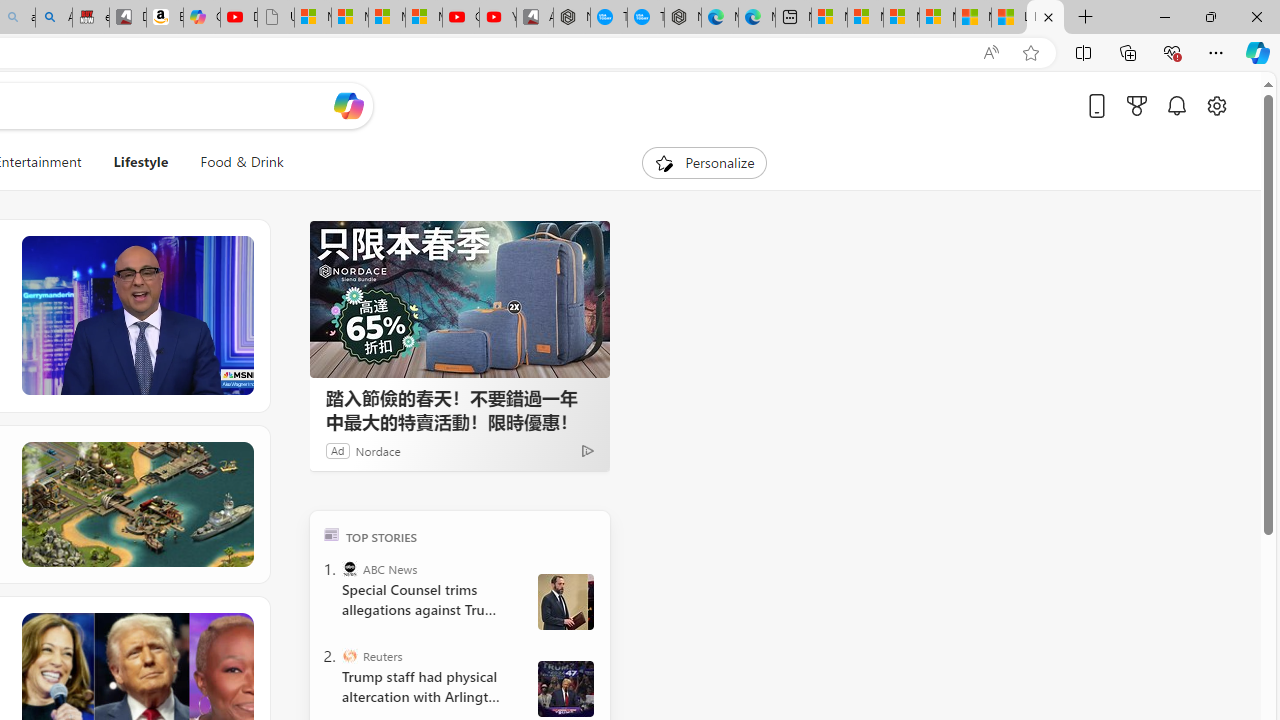 The width and height of the screenshot is (1280, 720). What do you see at coordinates (704, 162) in the screenshot?
I see `'Personalize'` at bounding box center [704, 162].